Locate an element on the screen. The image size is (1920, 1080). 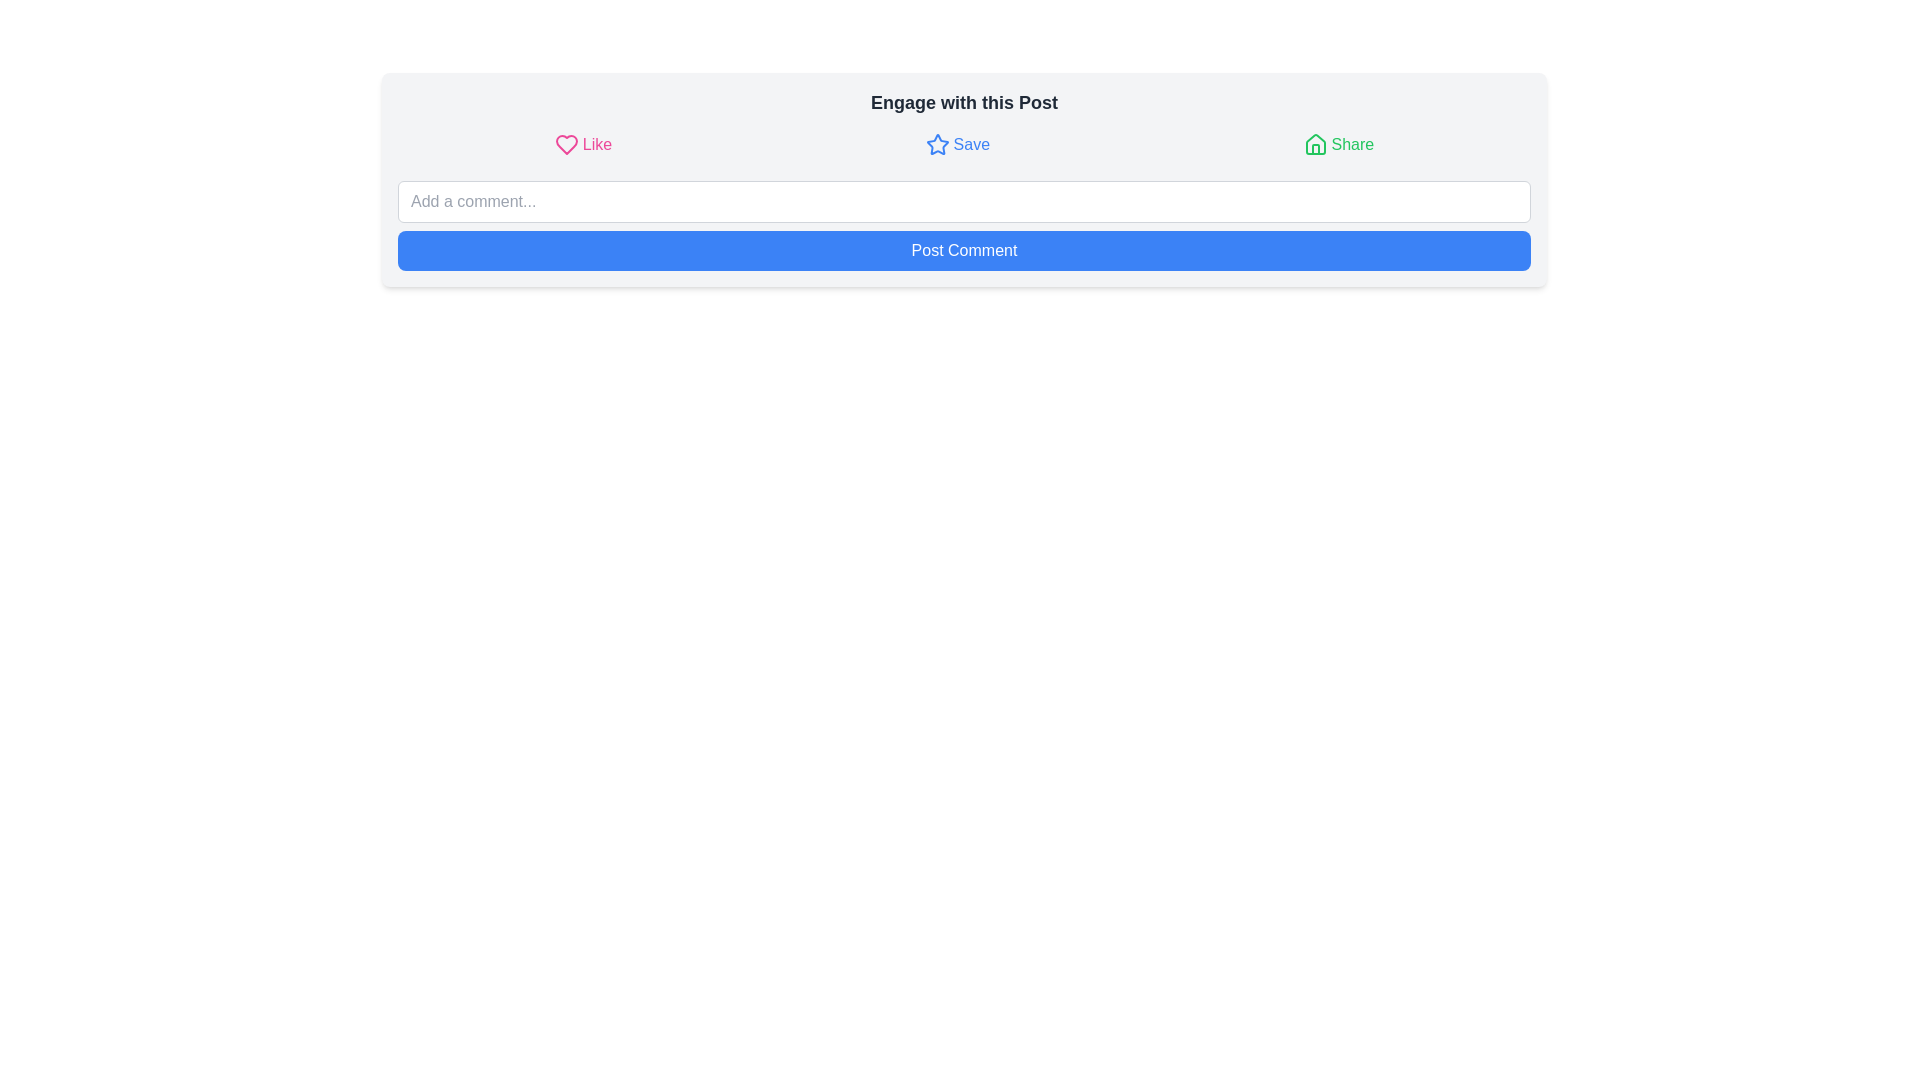
the 'Post Comment' button, which is a rectangular button with a vibrant blue background and white text, located below the 'Add a comment...' text input field is located at coordinates (964, 249).